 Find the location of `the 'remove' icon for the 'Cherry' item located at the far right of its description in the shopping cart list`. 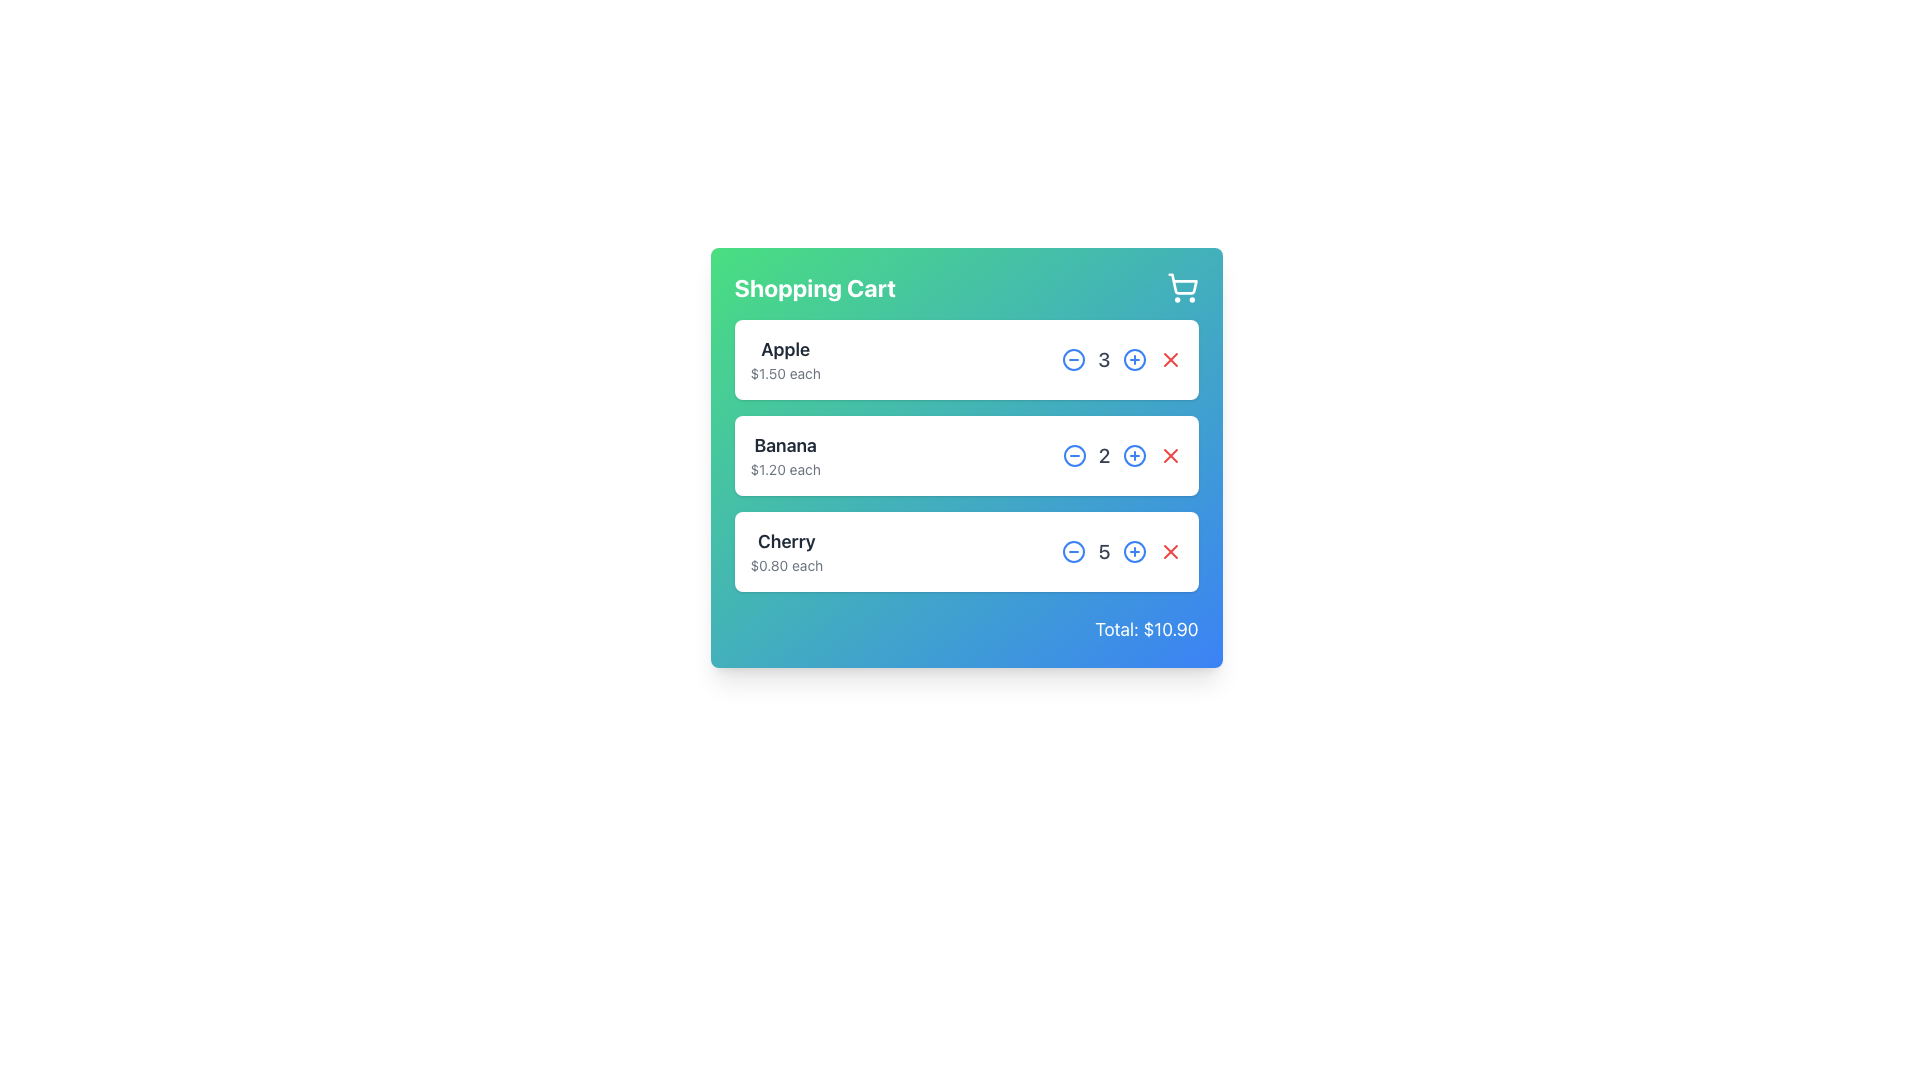

the 'remove' icon for the 'Cherry' item located at the far right of its description in the shopping cart list is located at coordinates (1170, 551).